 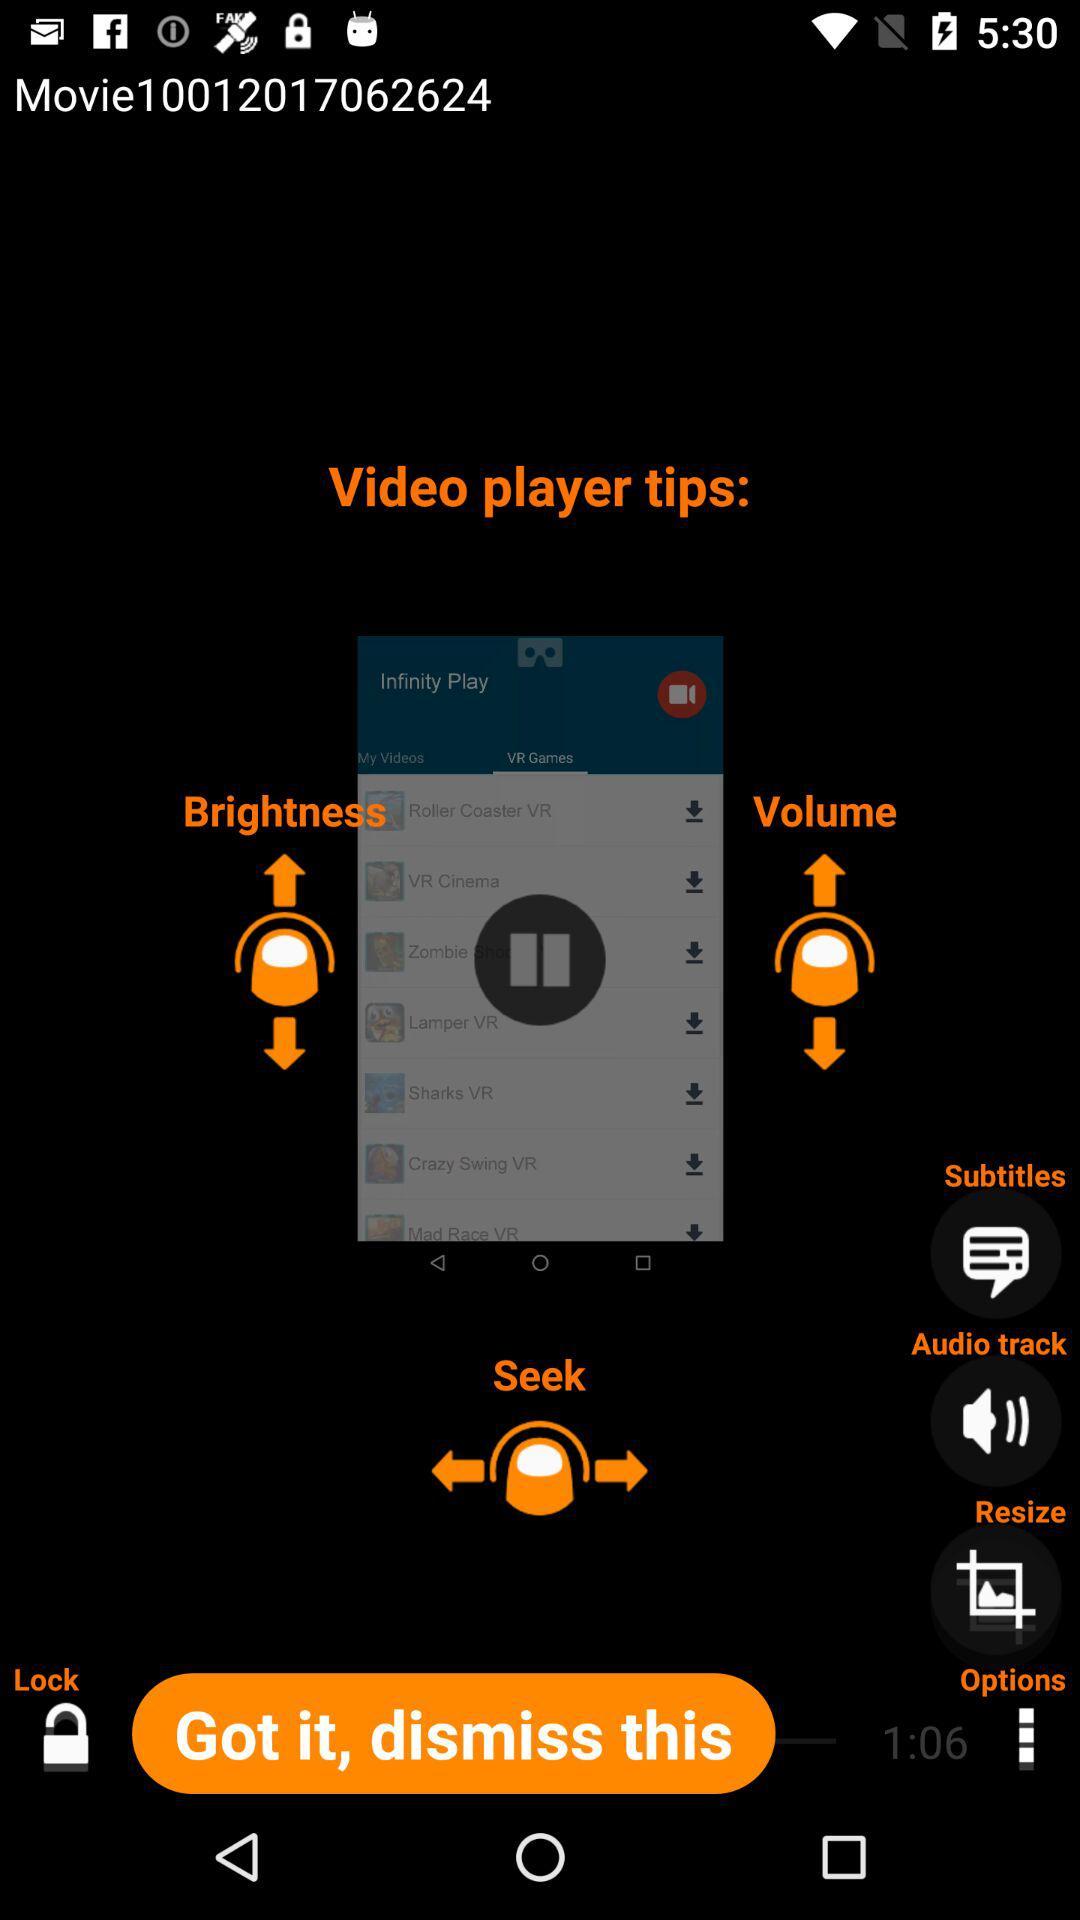 What do you see at coordinates (995, 1604) in the screenshot?
I see `the wallpaper icon` at bounding box center [995, 1604].